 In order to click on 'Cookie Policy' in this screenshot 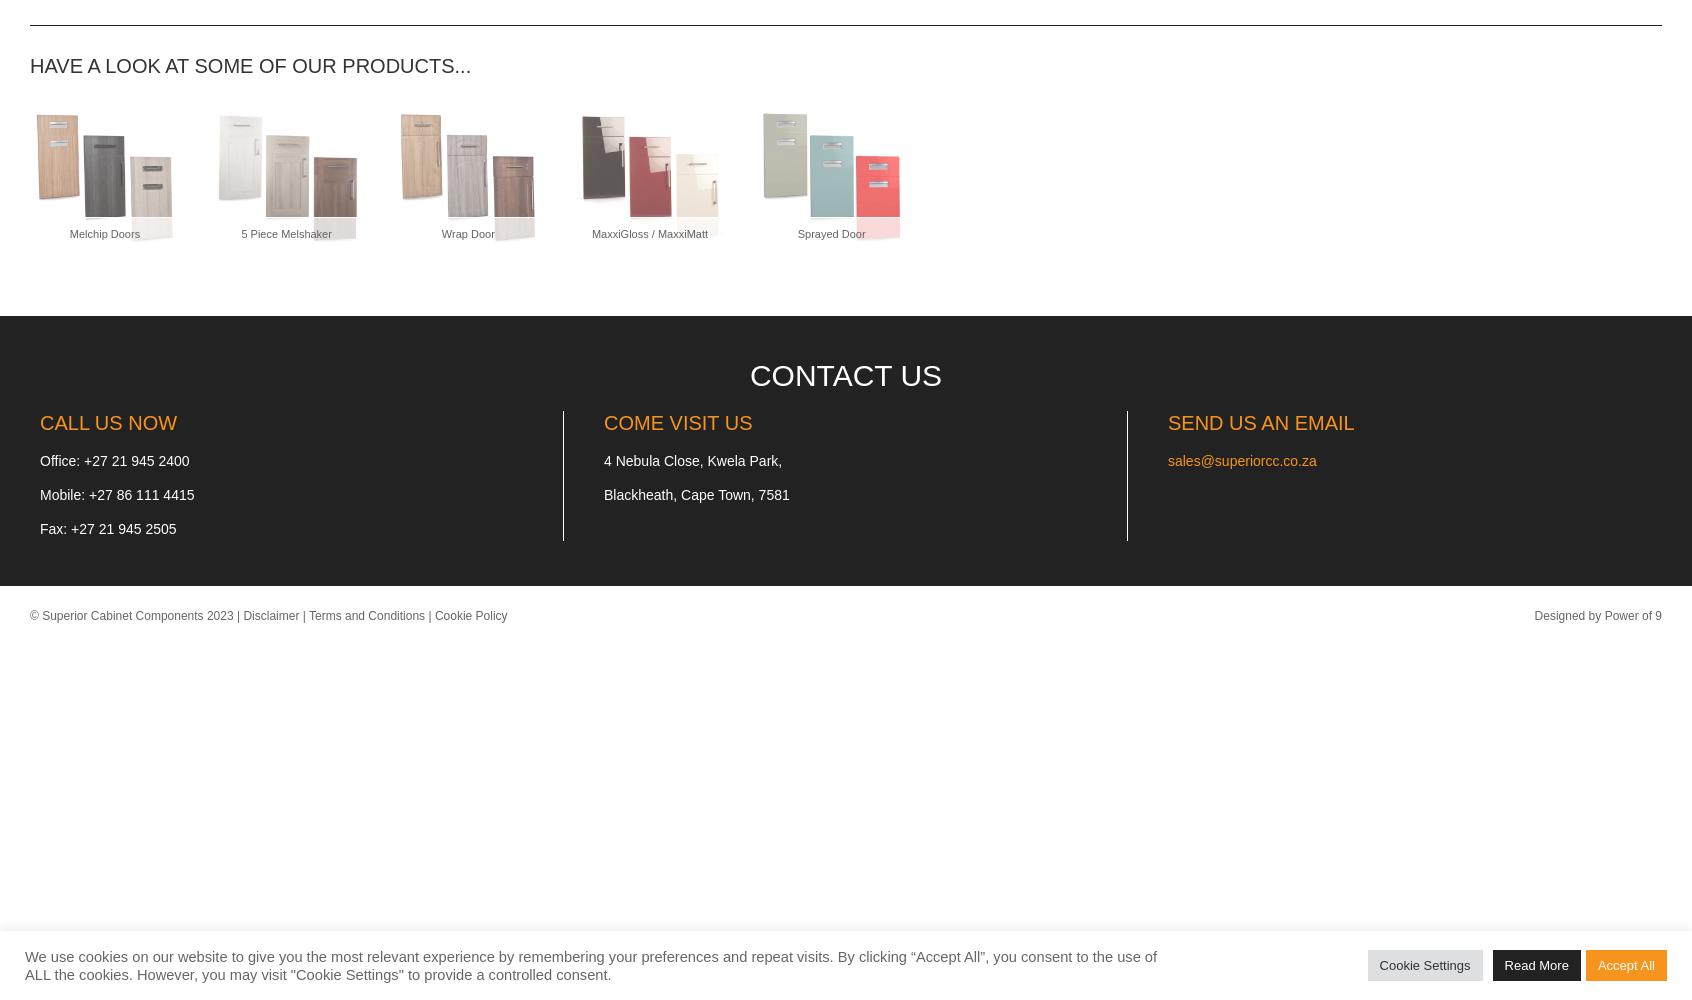, I will do `click(469, 615)`.